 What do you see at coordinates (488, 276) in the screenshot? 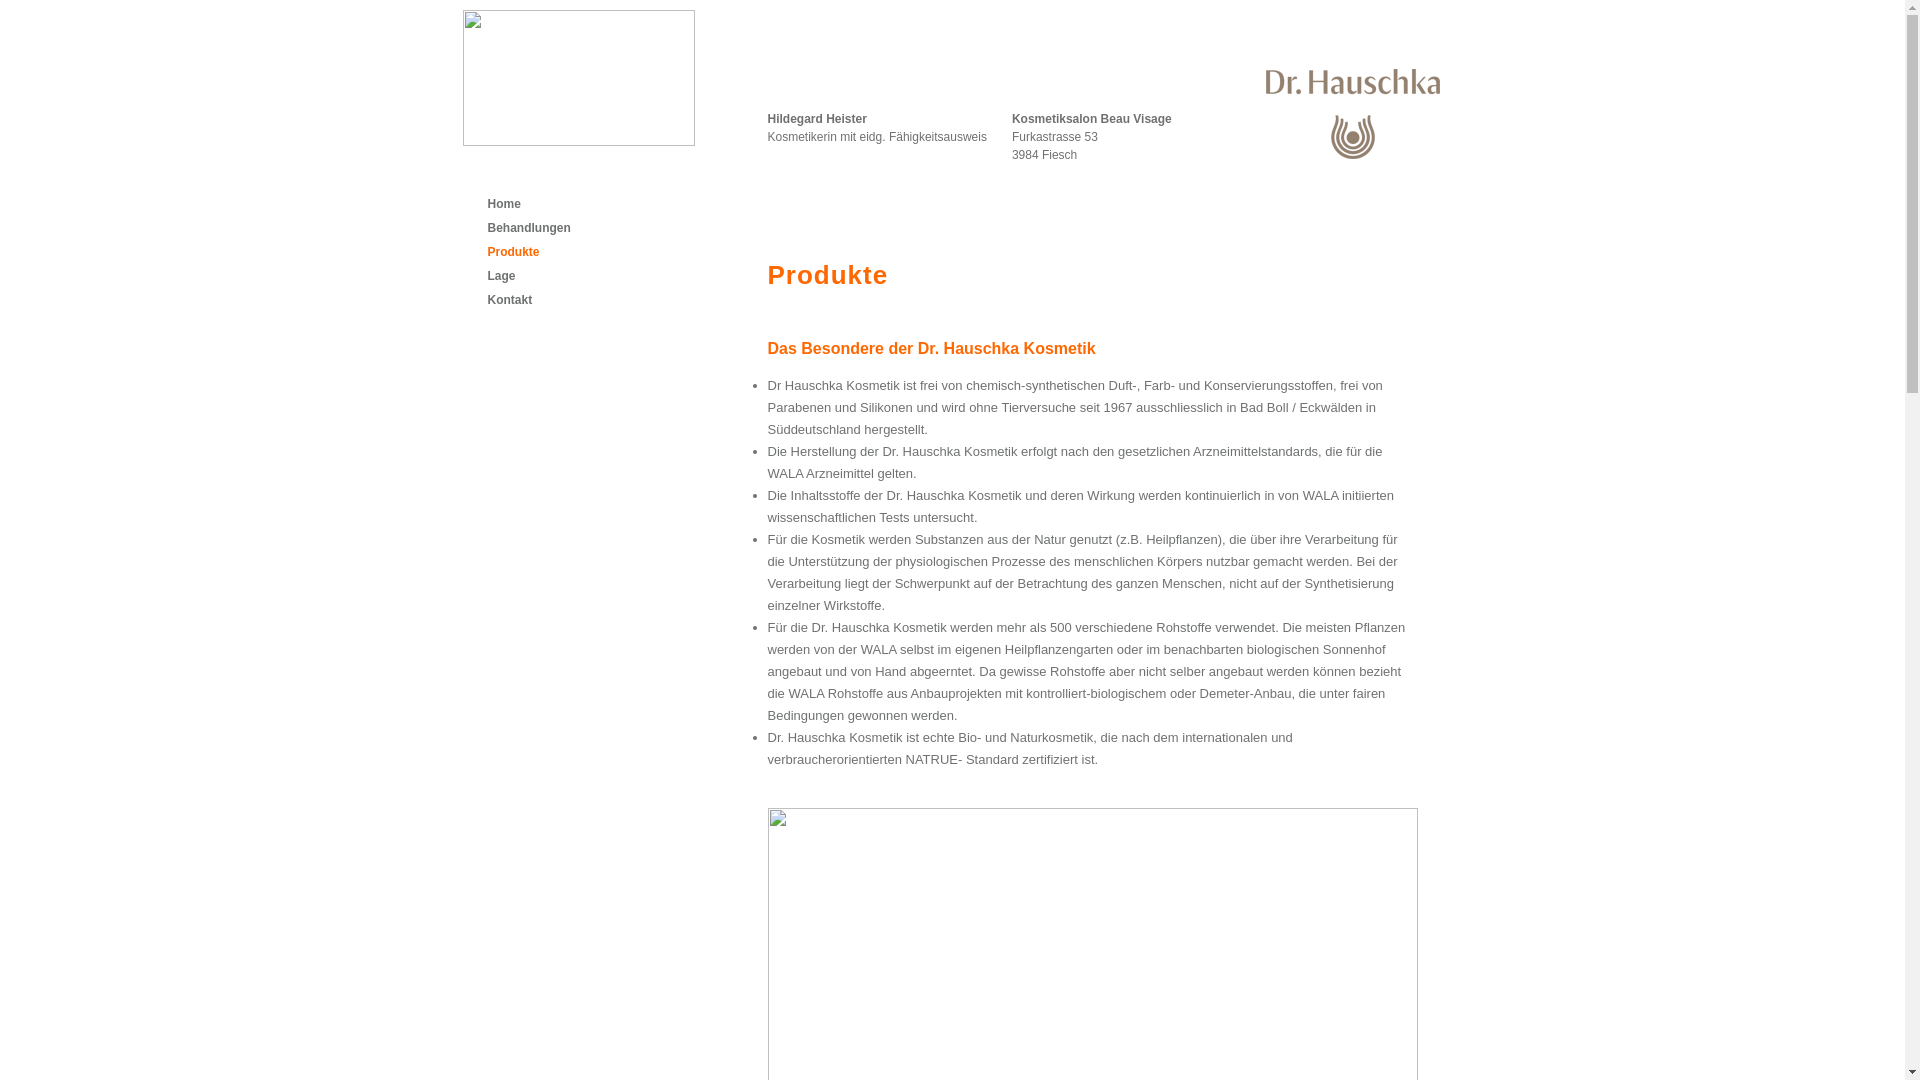
I see `'Lage'` at bounding box center [488, 276].